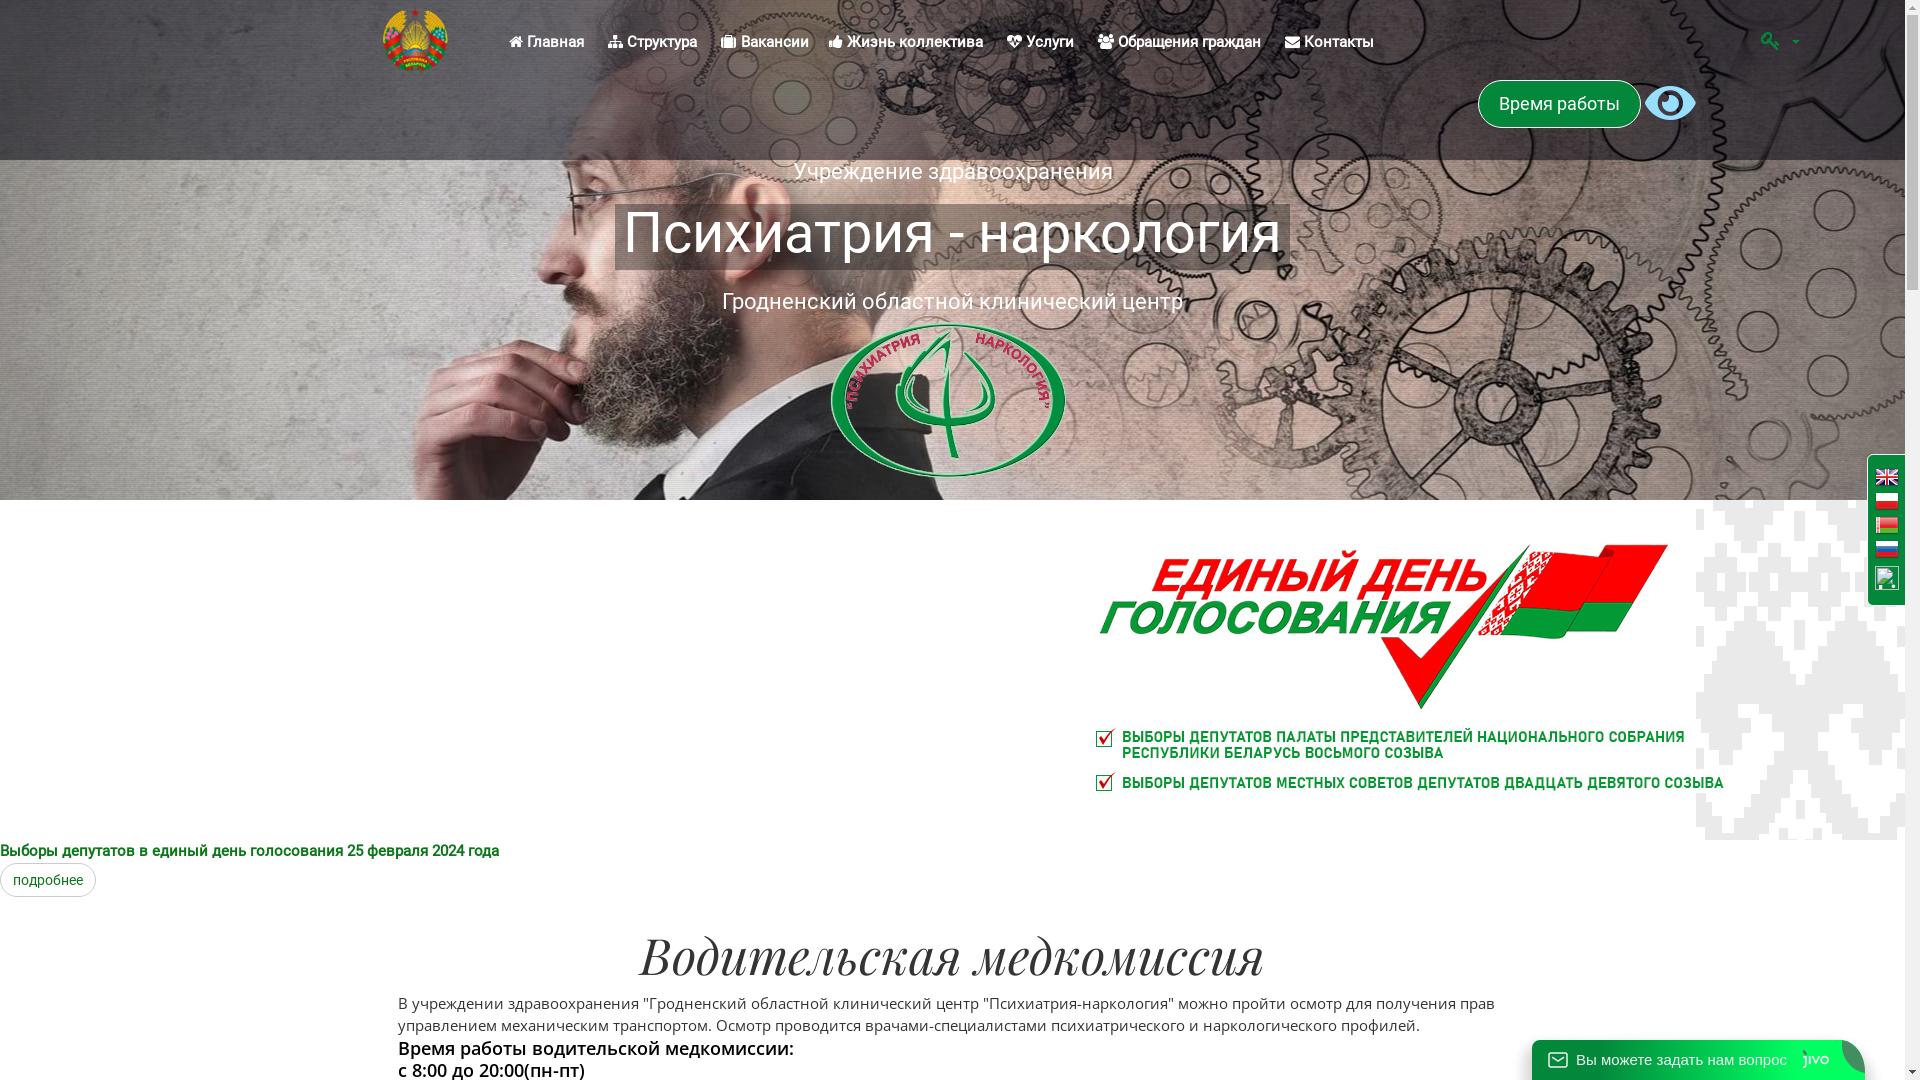  Describe the element at coordinates (1885, 575) in the screenshot. I see `'Lithuanian'` at that location.